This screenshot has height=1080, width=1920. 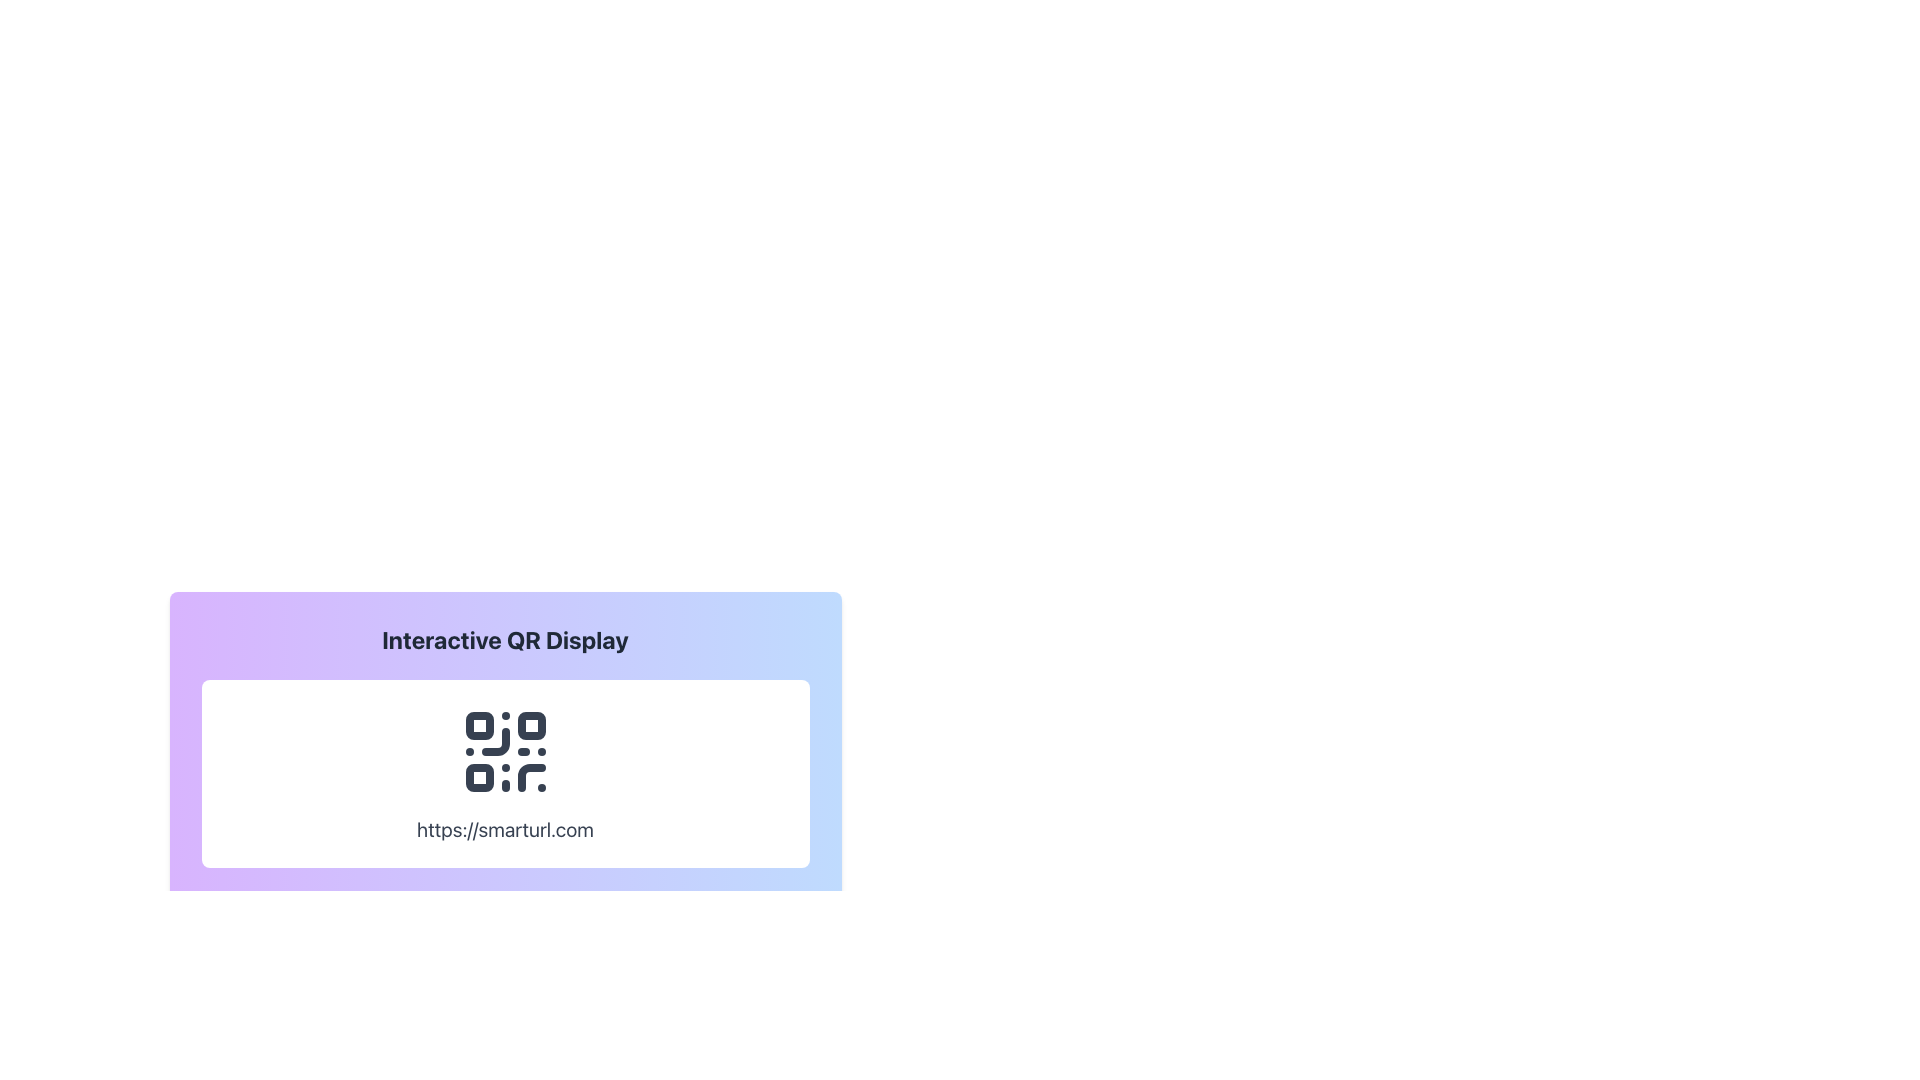 I want to click on the Display panel containing the QR code and informational text to interact with it, so click(x=505, y=789).